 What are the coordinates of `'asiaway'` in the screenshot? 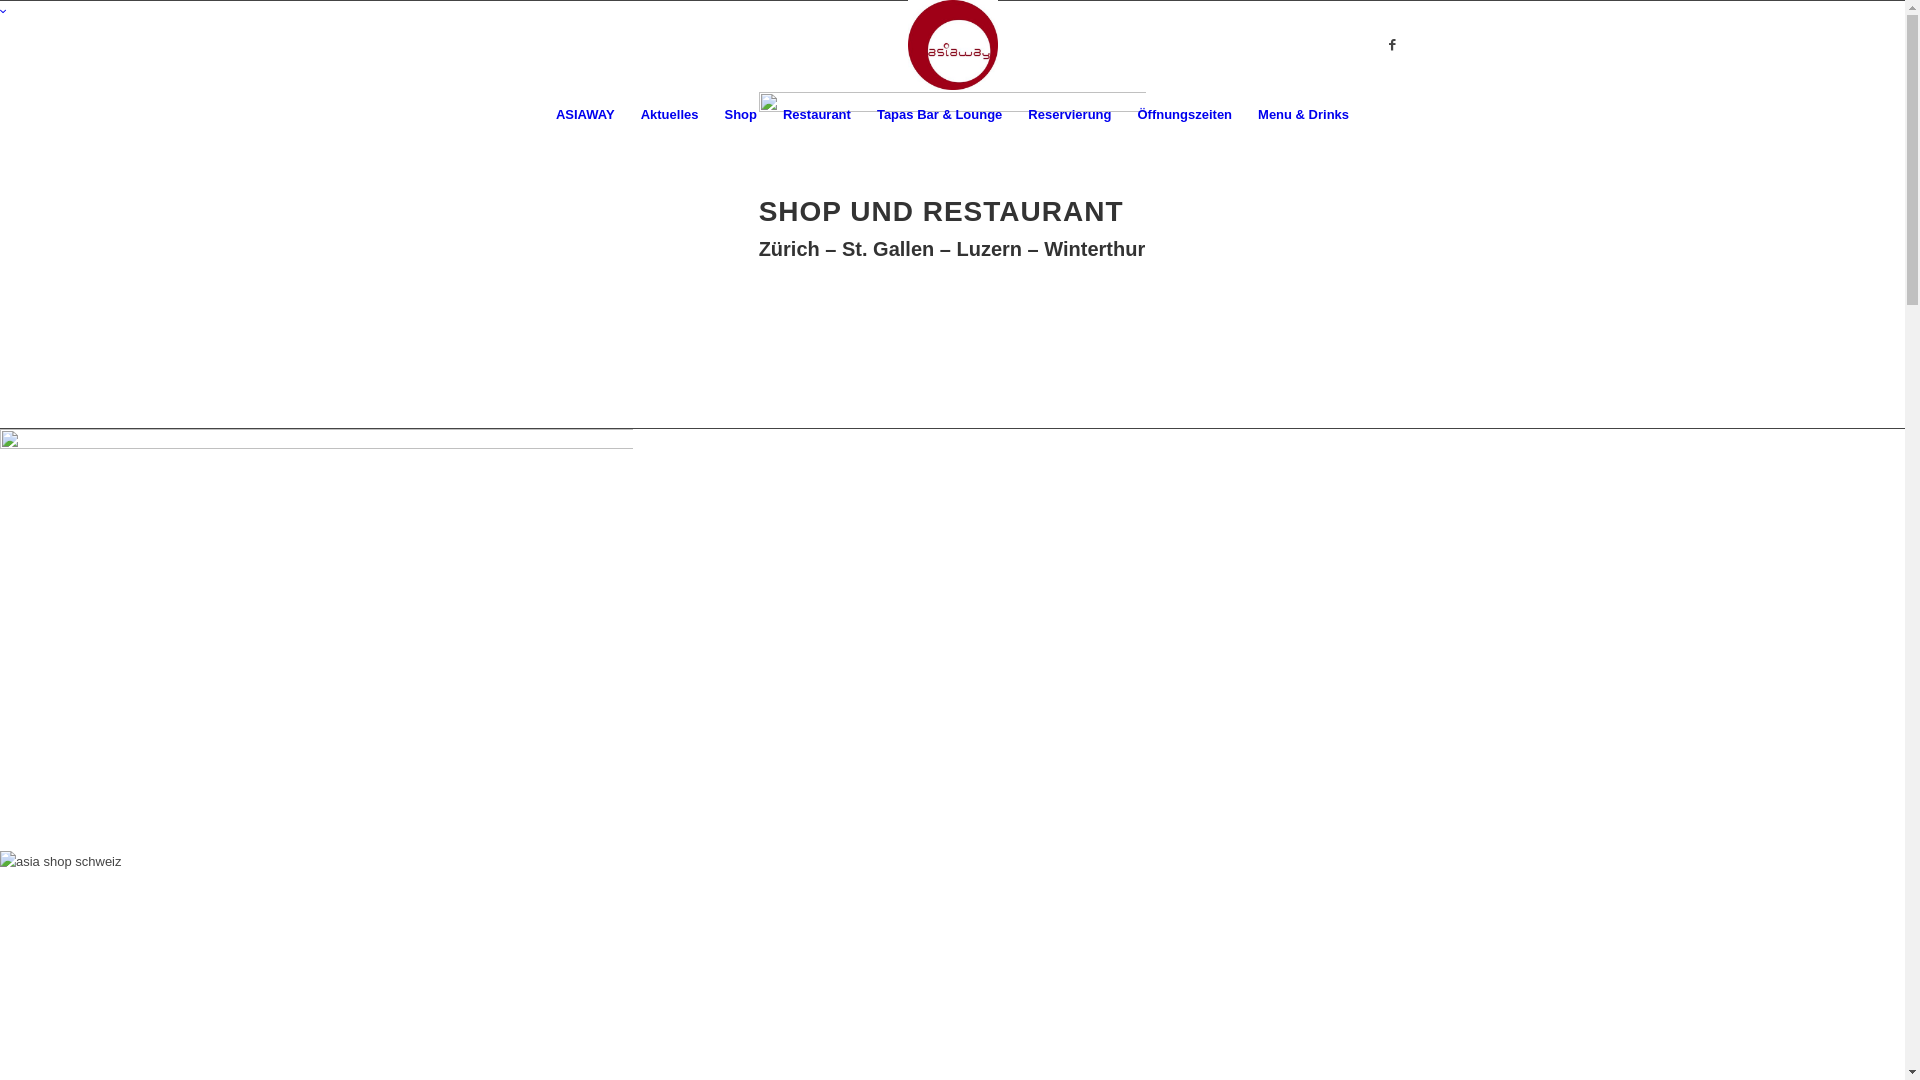 It's located at (0, 640).